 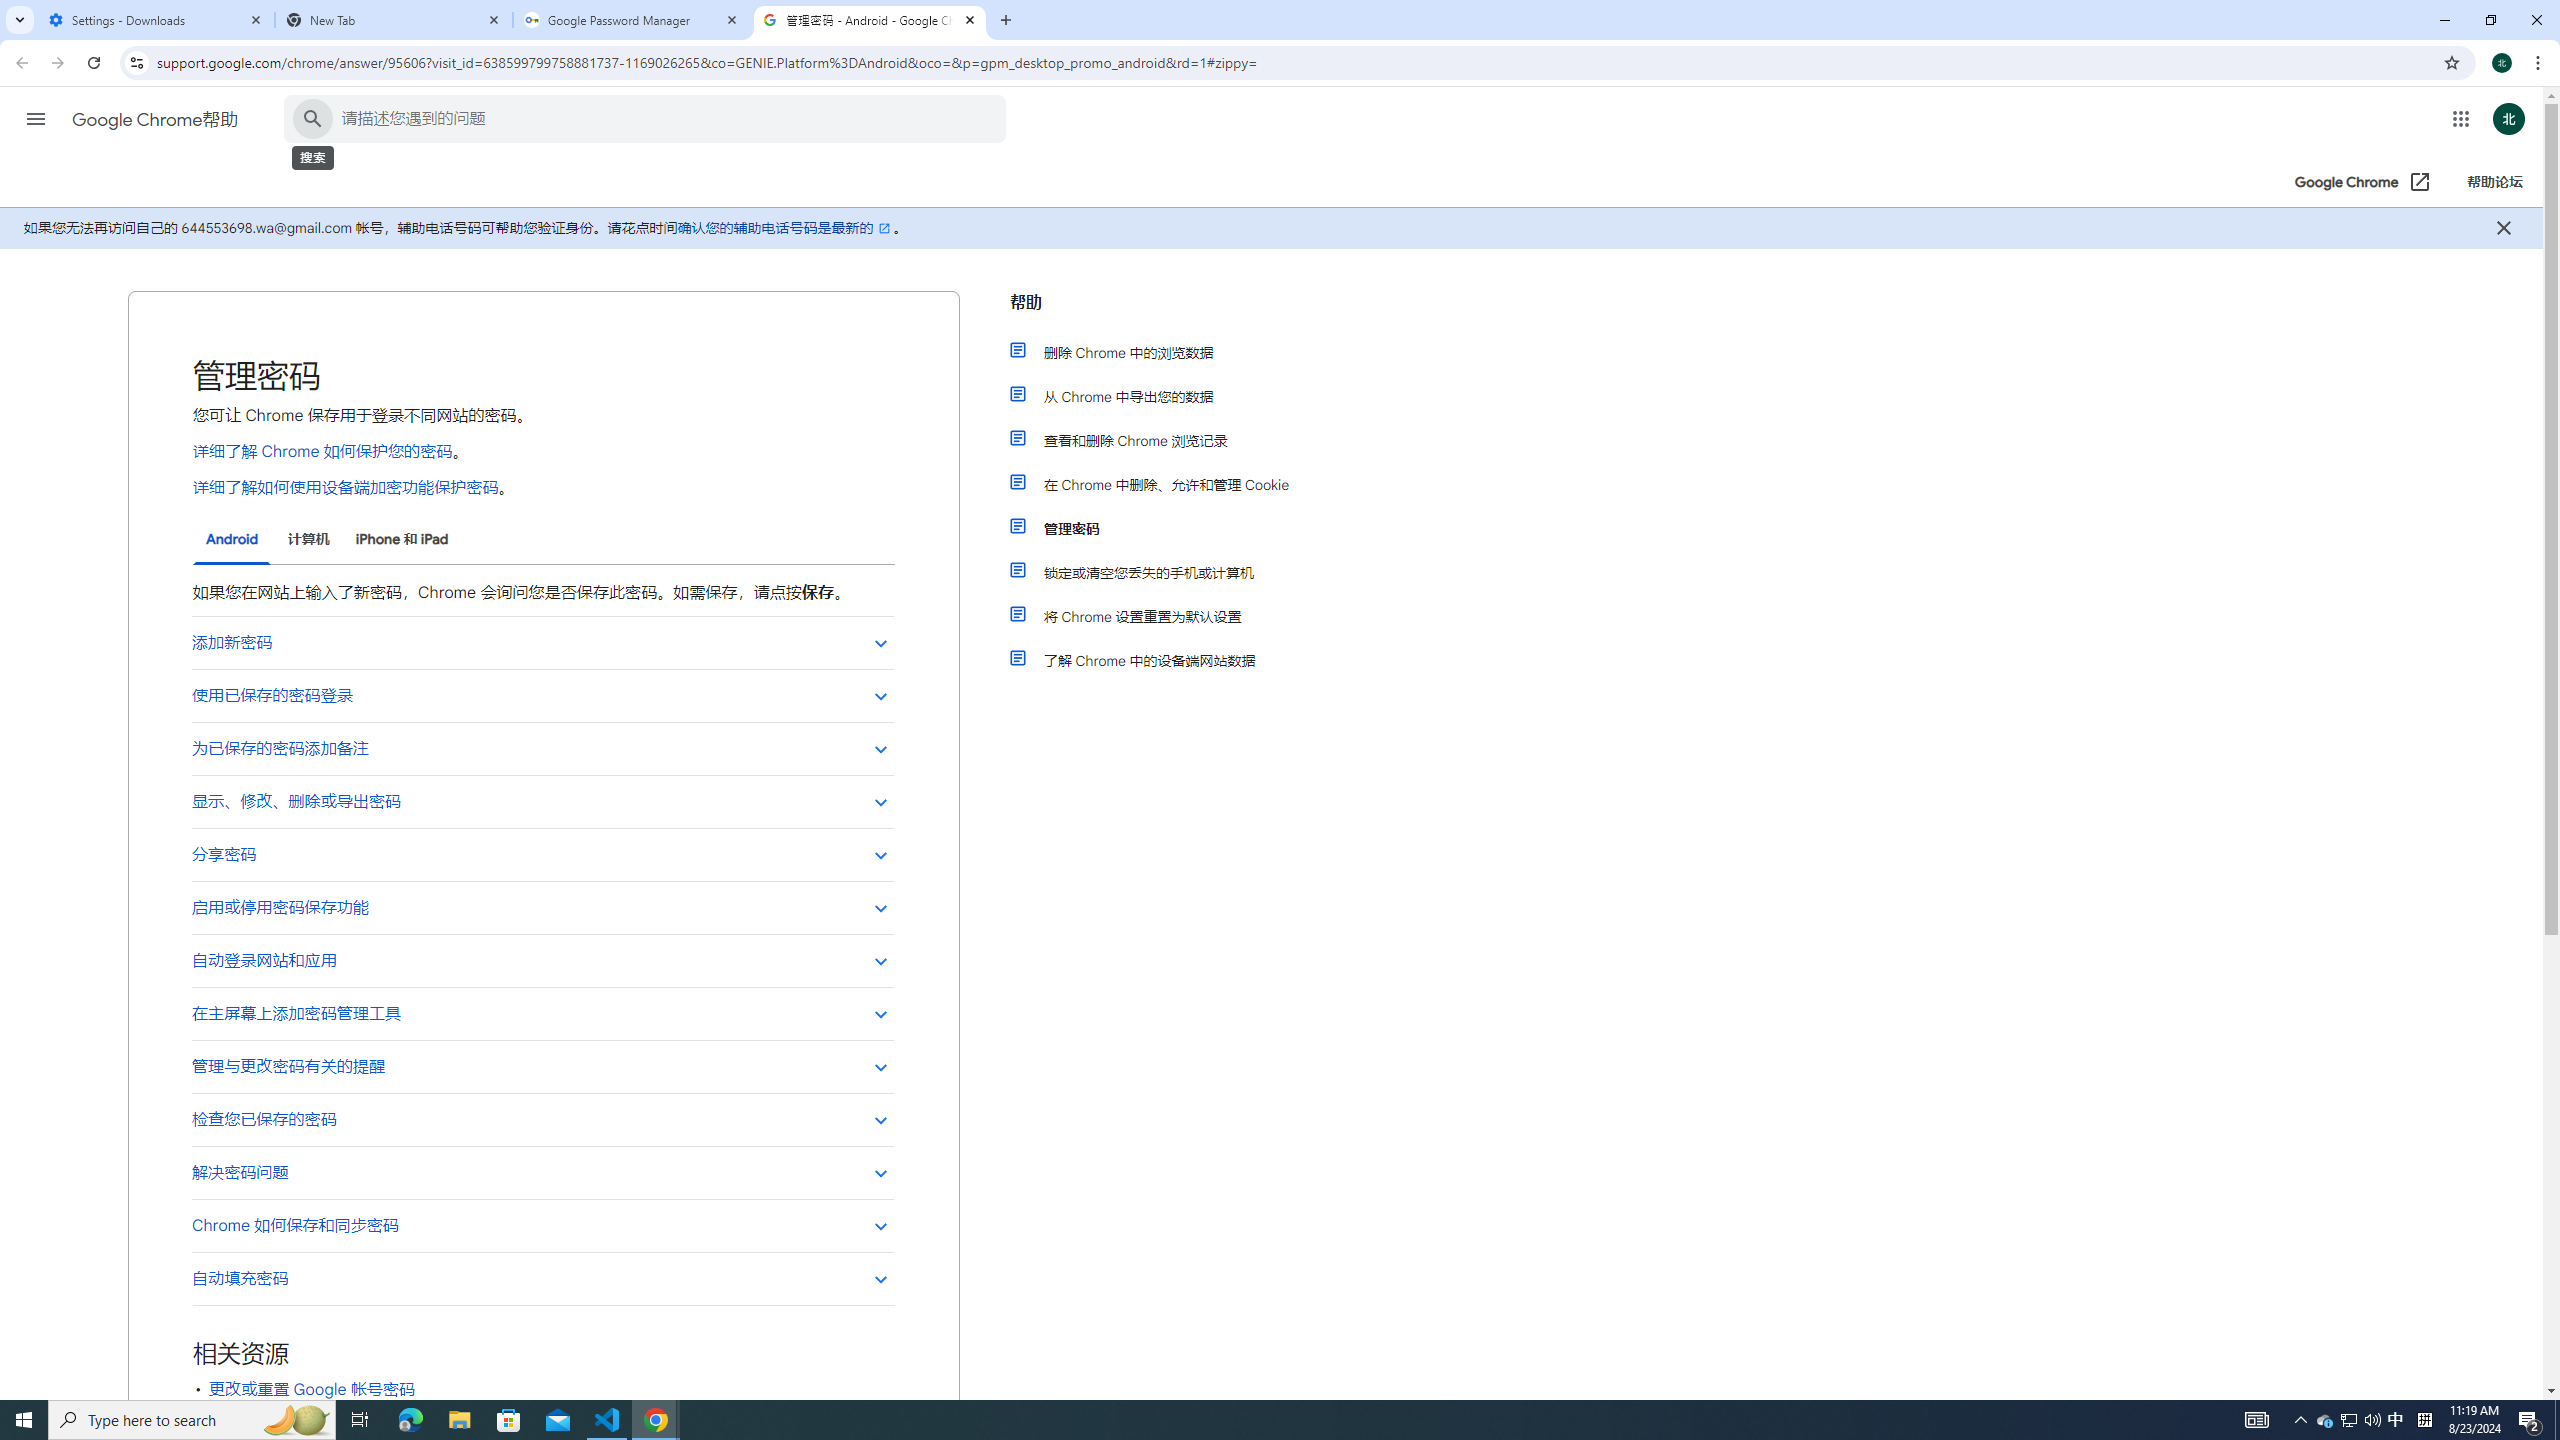 What do you see at coordinates (155, 19) in the screenshot?
I see `'Settings - Downloads'` at bounding box center [155, 19].